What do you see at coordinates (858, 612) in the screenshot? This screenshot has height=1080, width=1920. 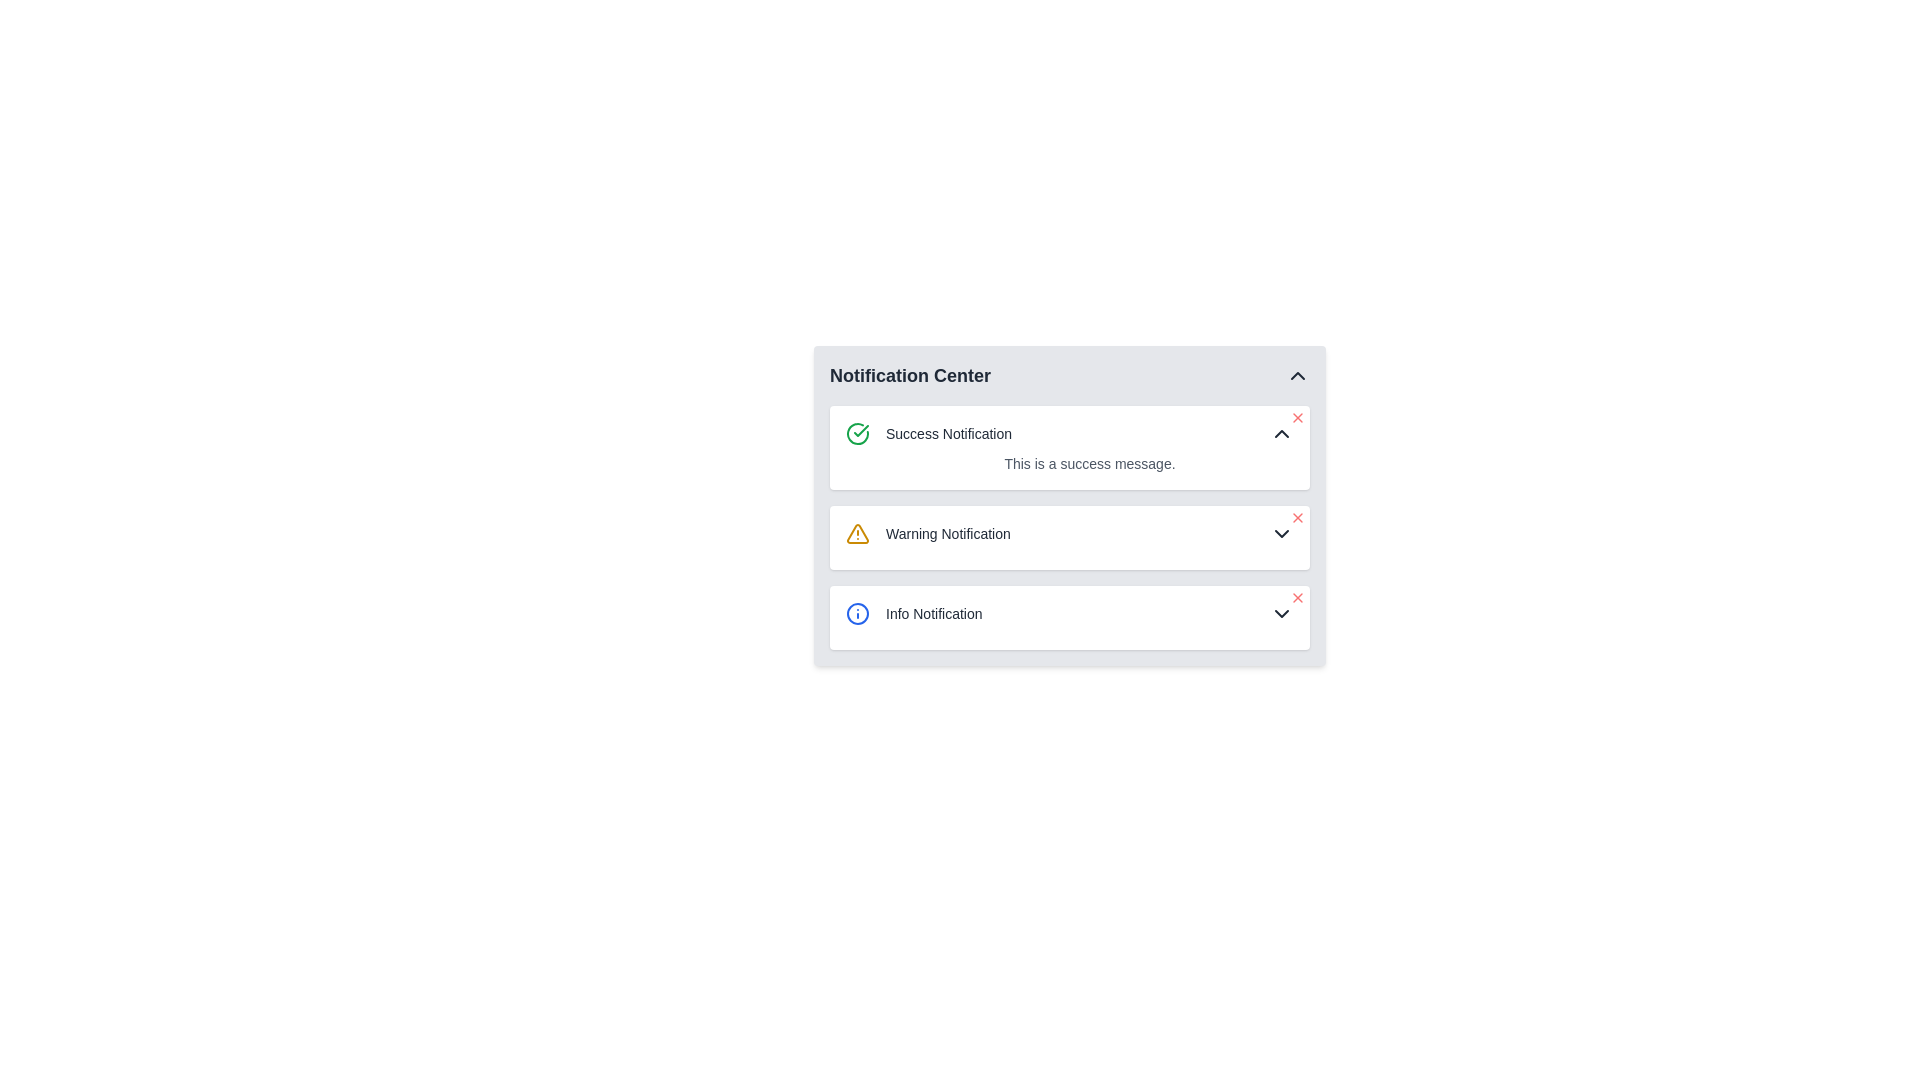 I see `the informational content icon located to the left of the text 'Info Notification' in the bottom notification entry` at bounding box center [858, 612].